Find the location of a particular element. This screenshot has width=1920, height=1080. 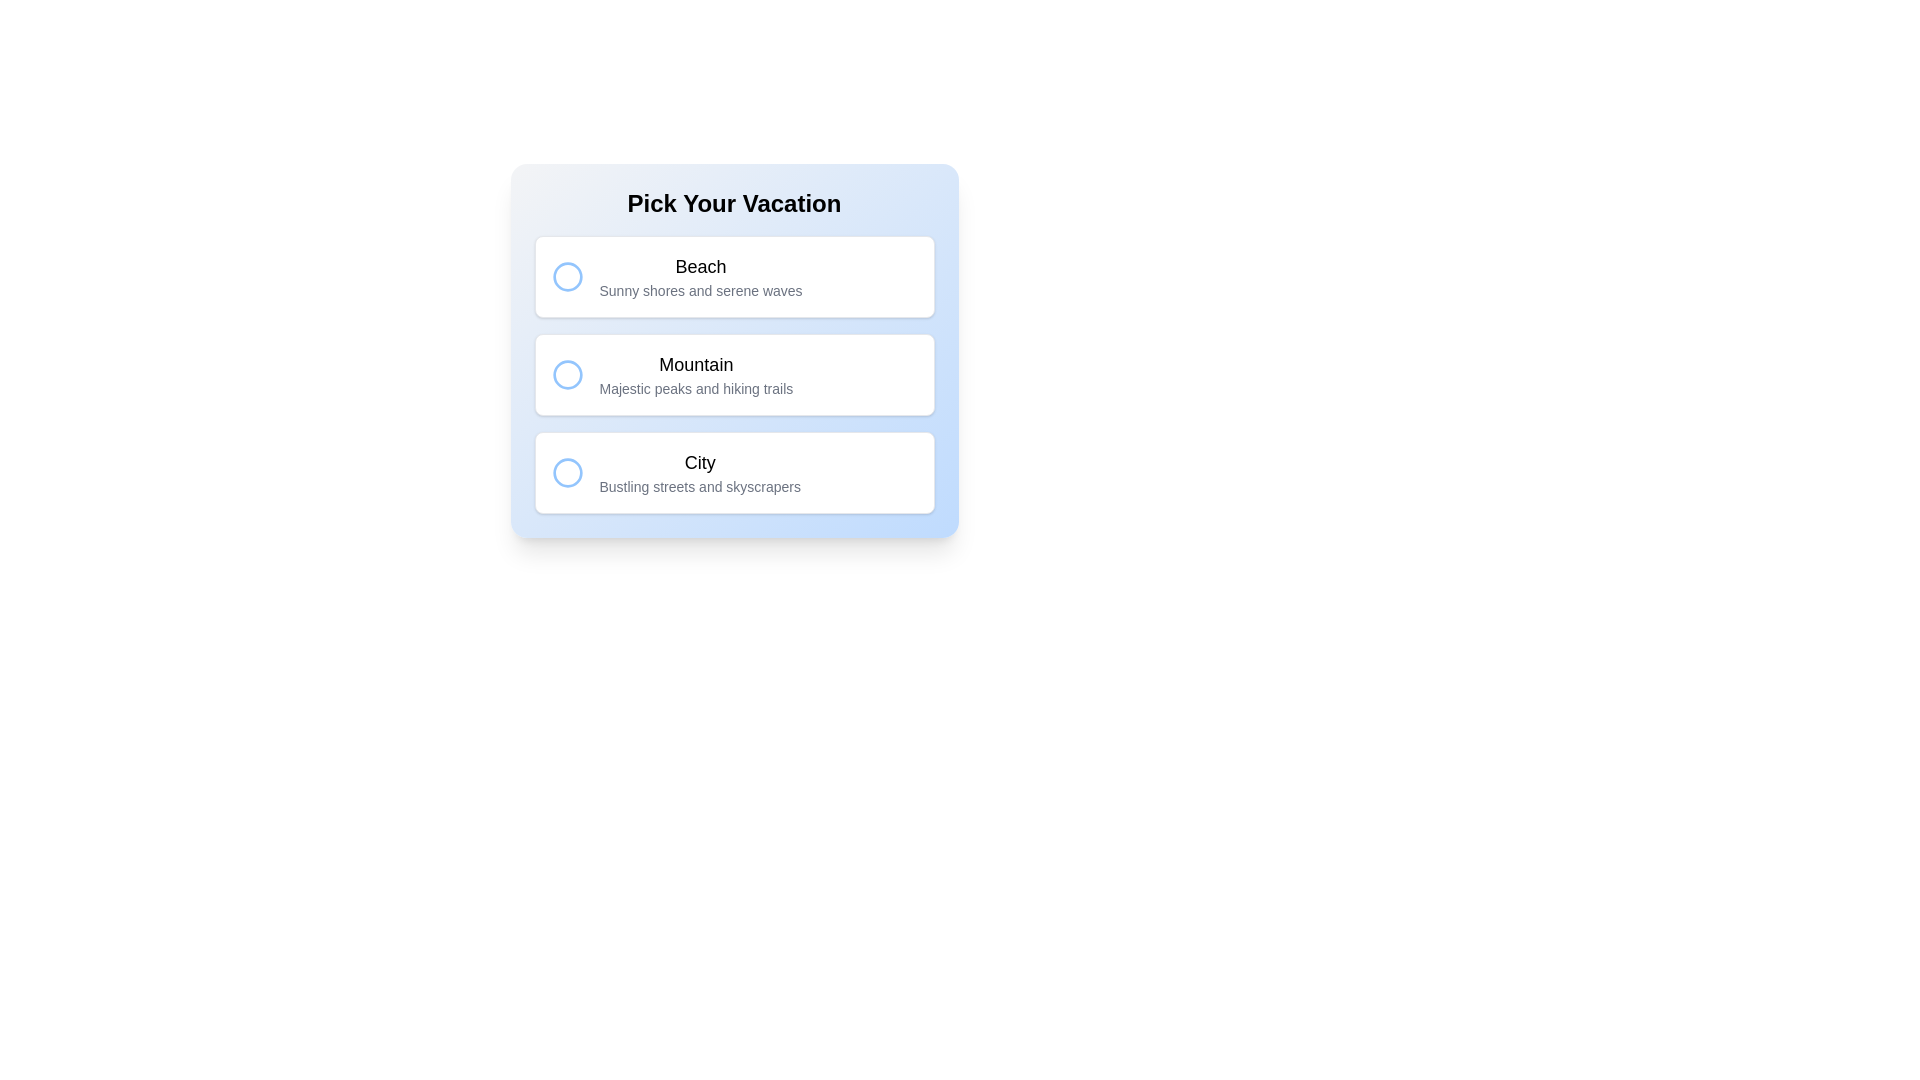

the second radio button is located at coordinates (566, 374).